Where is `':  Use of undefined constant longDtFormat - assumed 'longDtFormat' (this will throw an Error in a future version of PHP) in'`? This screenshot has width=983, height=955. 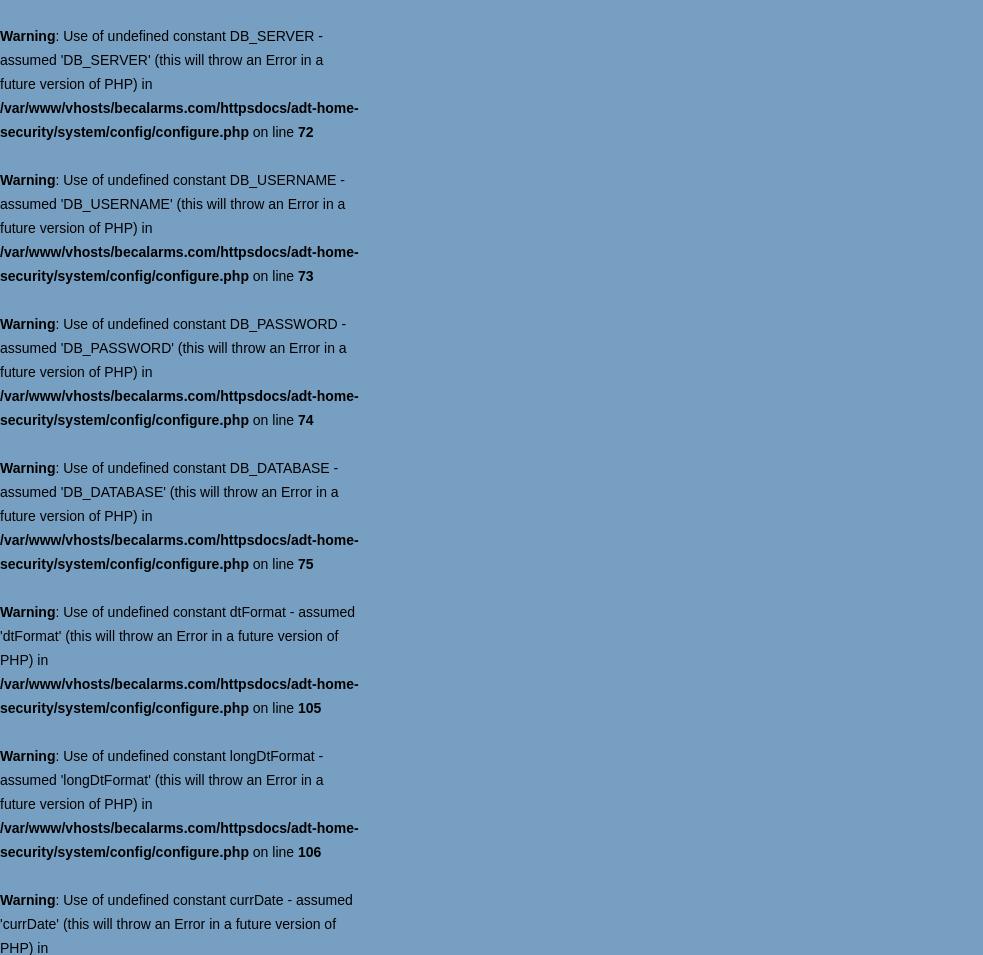 ':  Use of undefined constant longDtFormat - assumed 'longDtFormat' (this will throw an Error in a future version of PHP) in' is located at coordinates (160, 779).